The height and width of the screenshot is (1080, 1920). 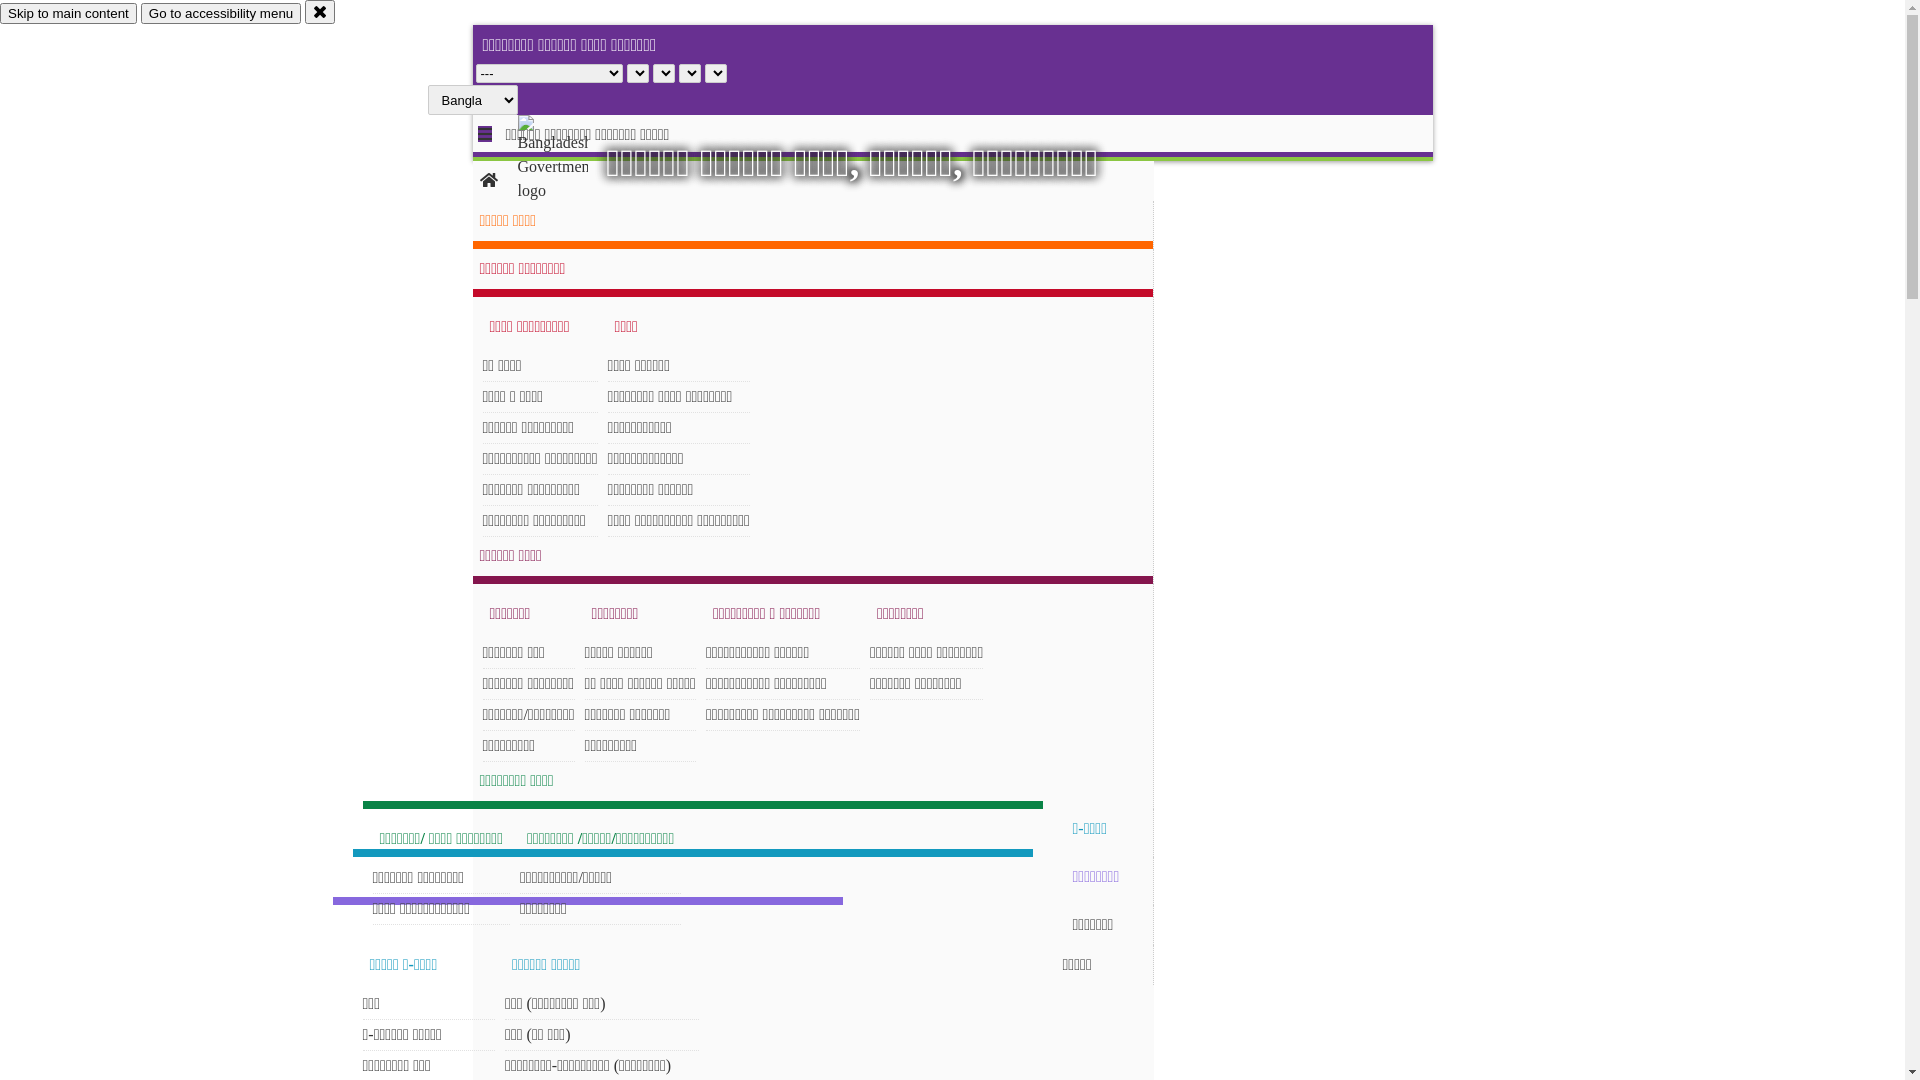 I want to click on ', so click(x=569, y=157).